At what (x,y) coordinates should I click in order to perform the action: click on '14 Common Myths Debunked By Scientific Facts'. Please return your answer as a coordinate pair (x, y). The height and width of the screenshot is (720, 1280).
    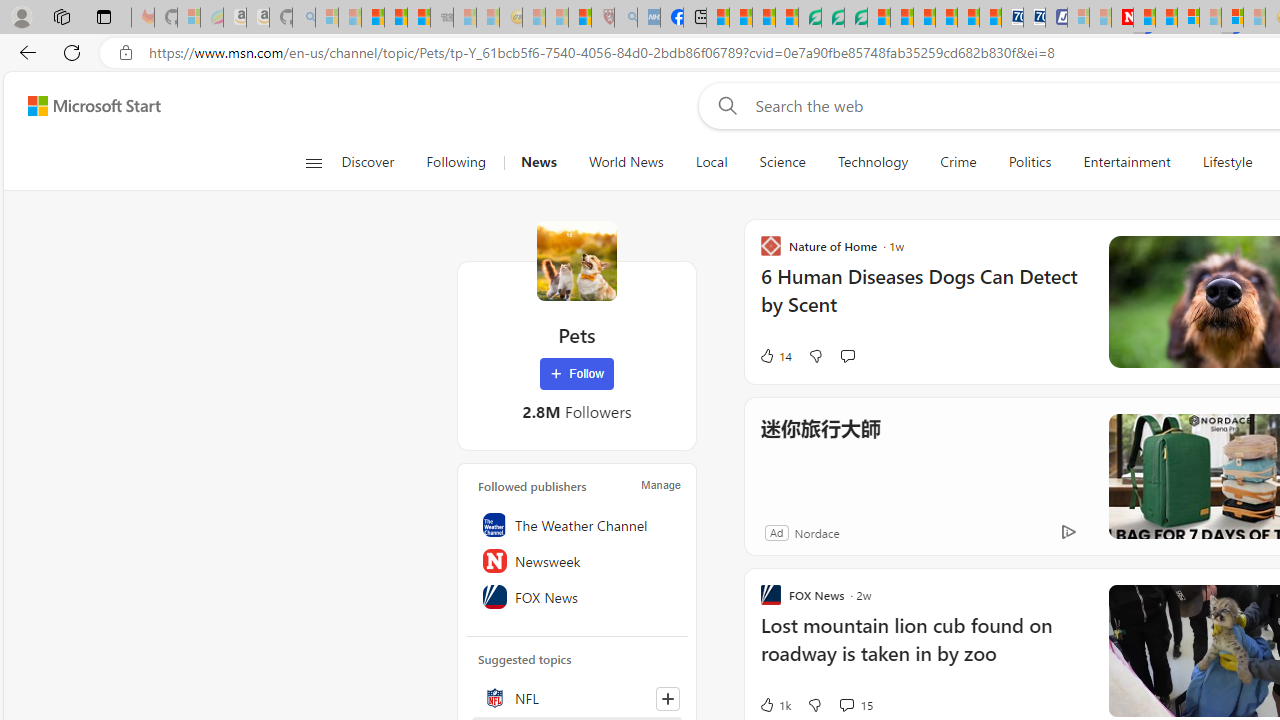
    Looking at the image, I should click on (1166, 17).